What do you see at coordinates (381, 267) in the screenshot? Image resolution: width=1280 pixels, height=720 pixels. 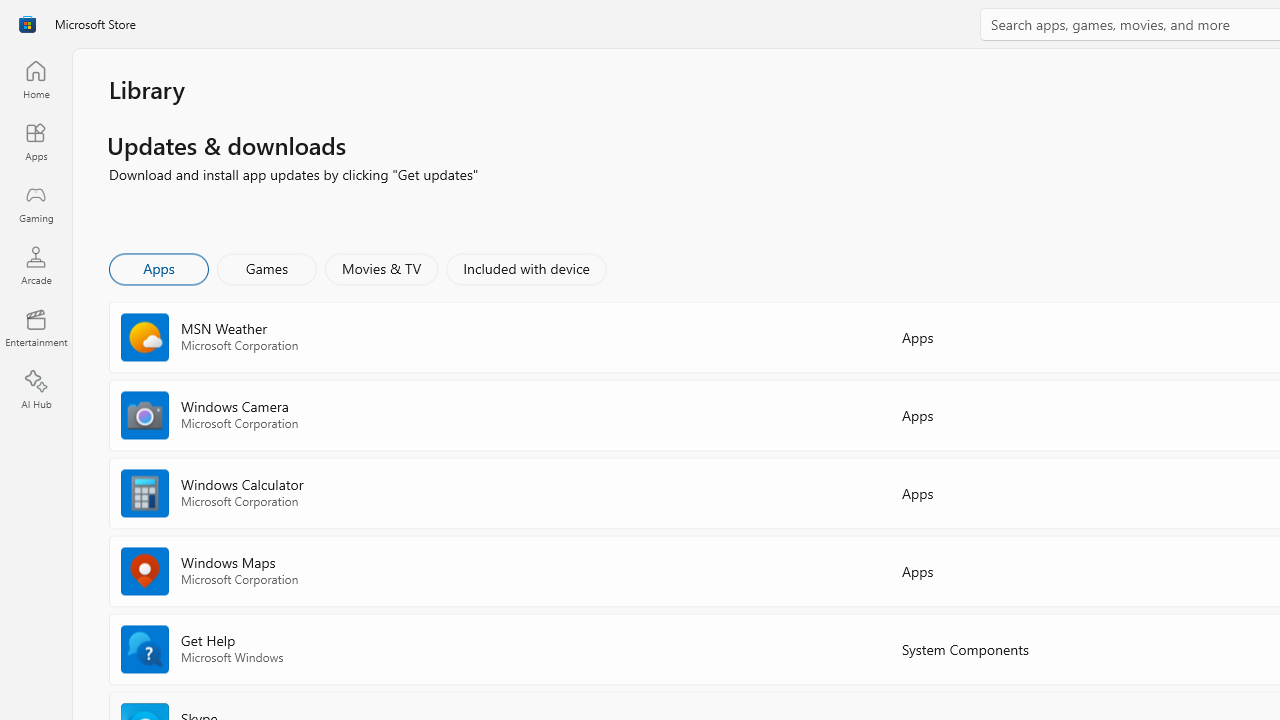 I see `'Movies & TV'` at bounding box center [381, 267].